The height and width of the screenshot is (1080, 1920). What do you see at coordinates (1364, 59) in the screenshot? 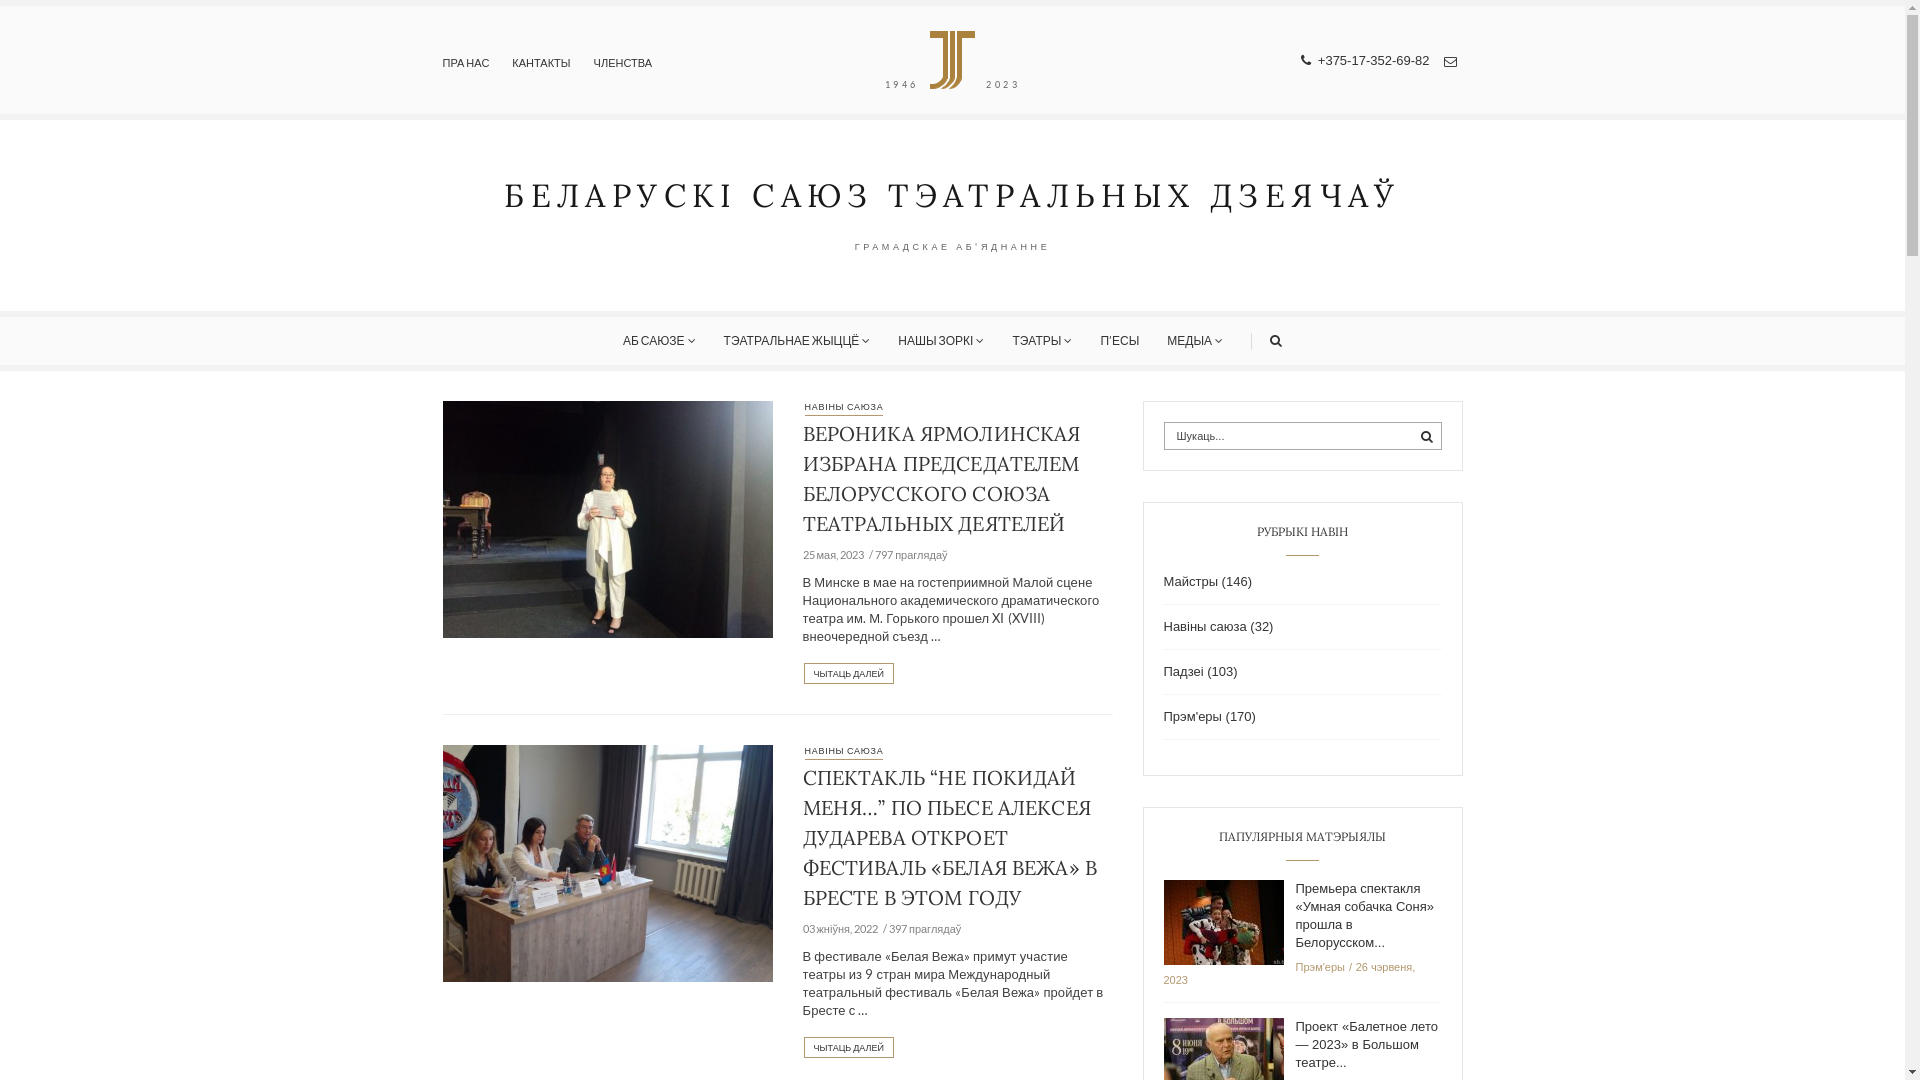
I see `'  +375-17-352-69-82'` at bounding box center [1364, 59].